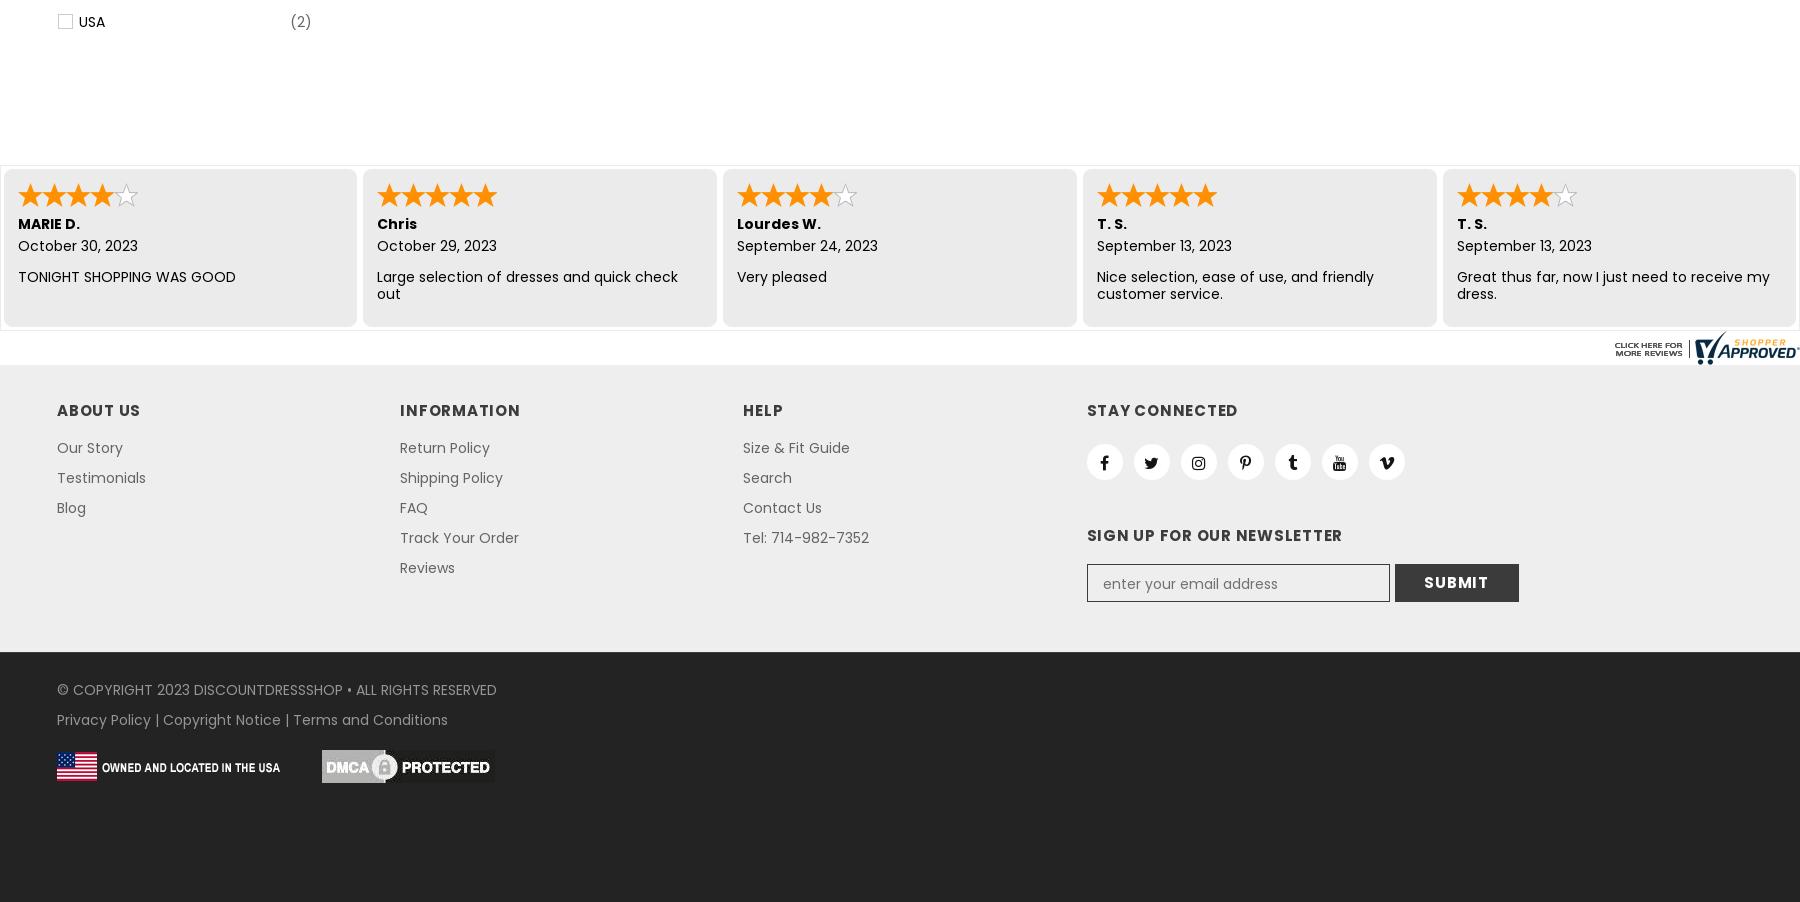 This screenshot has height=902, width=1800. I want to click on '(2)', so click(288, 21).